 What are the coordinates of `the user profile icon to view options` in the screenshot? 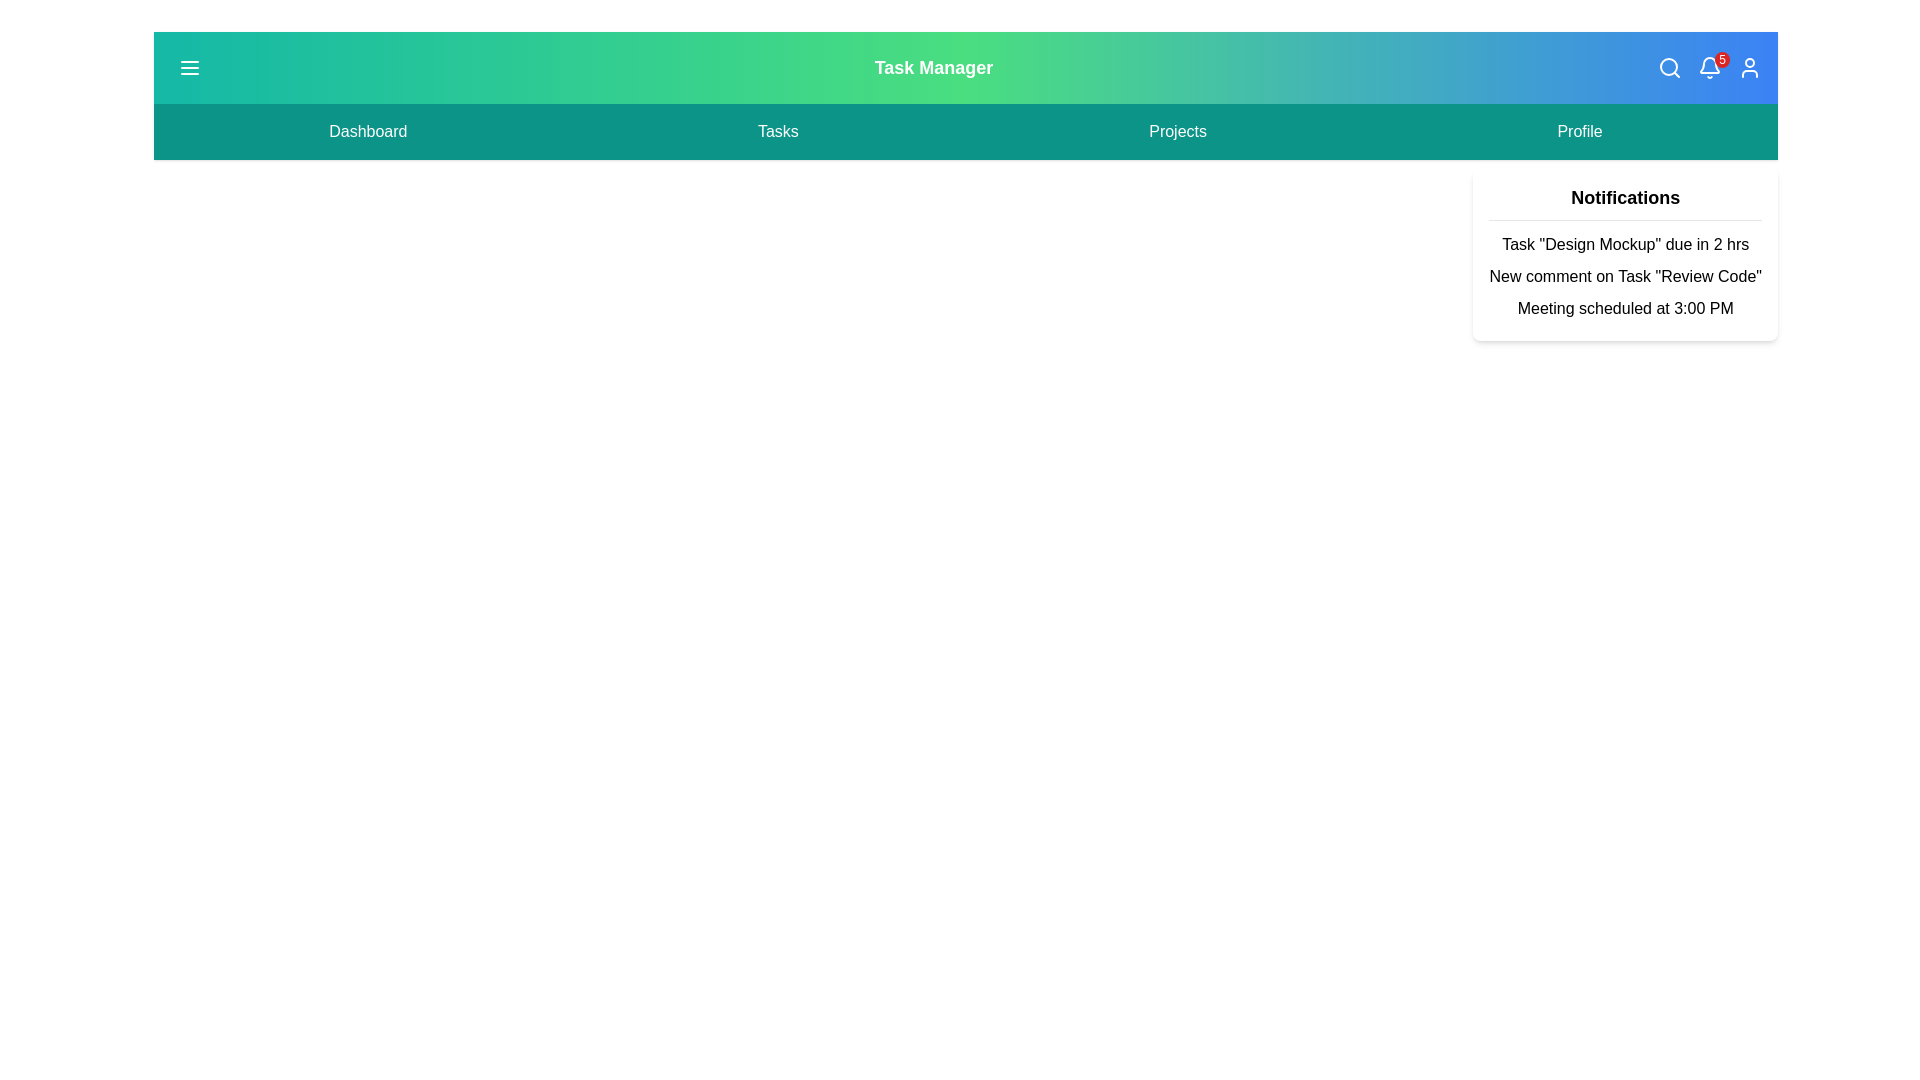 It's located at (1749, 67).